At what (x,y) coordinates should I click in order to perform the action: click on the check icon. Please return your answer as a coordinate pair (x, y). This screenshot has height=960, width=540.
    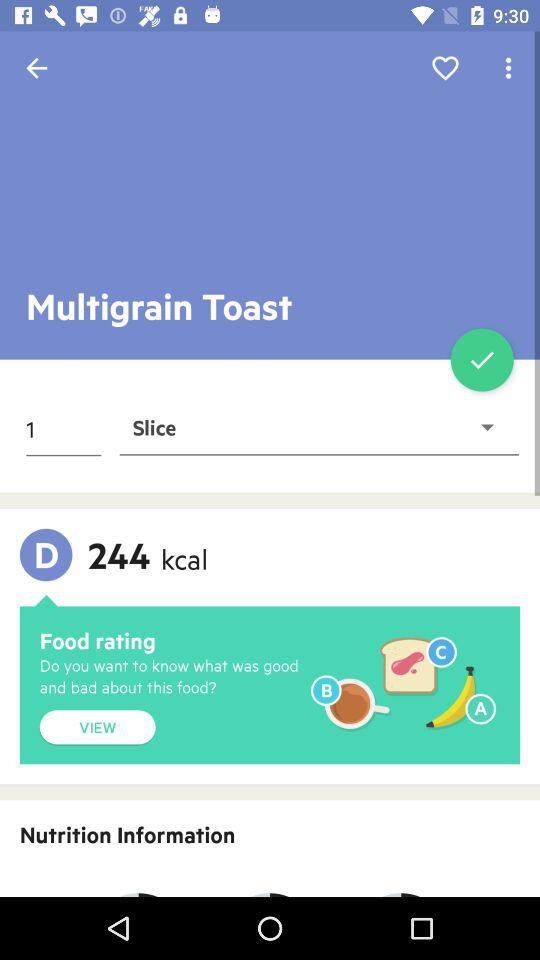
    Looking at the image, I should click on (481, 360).